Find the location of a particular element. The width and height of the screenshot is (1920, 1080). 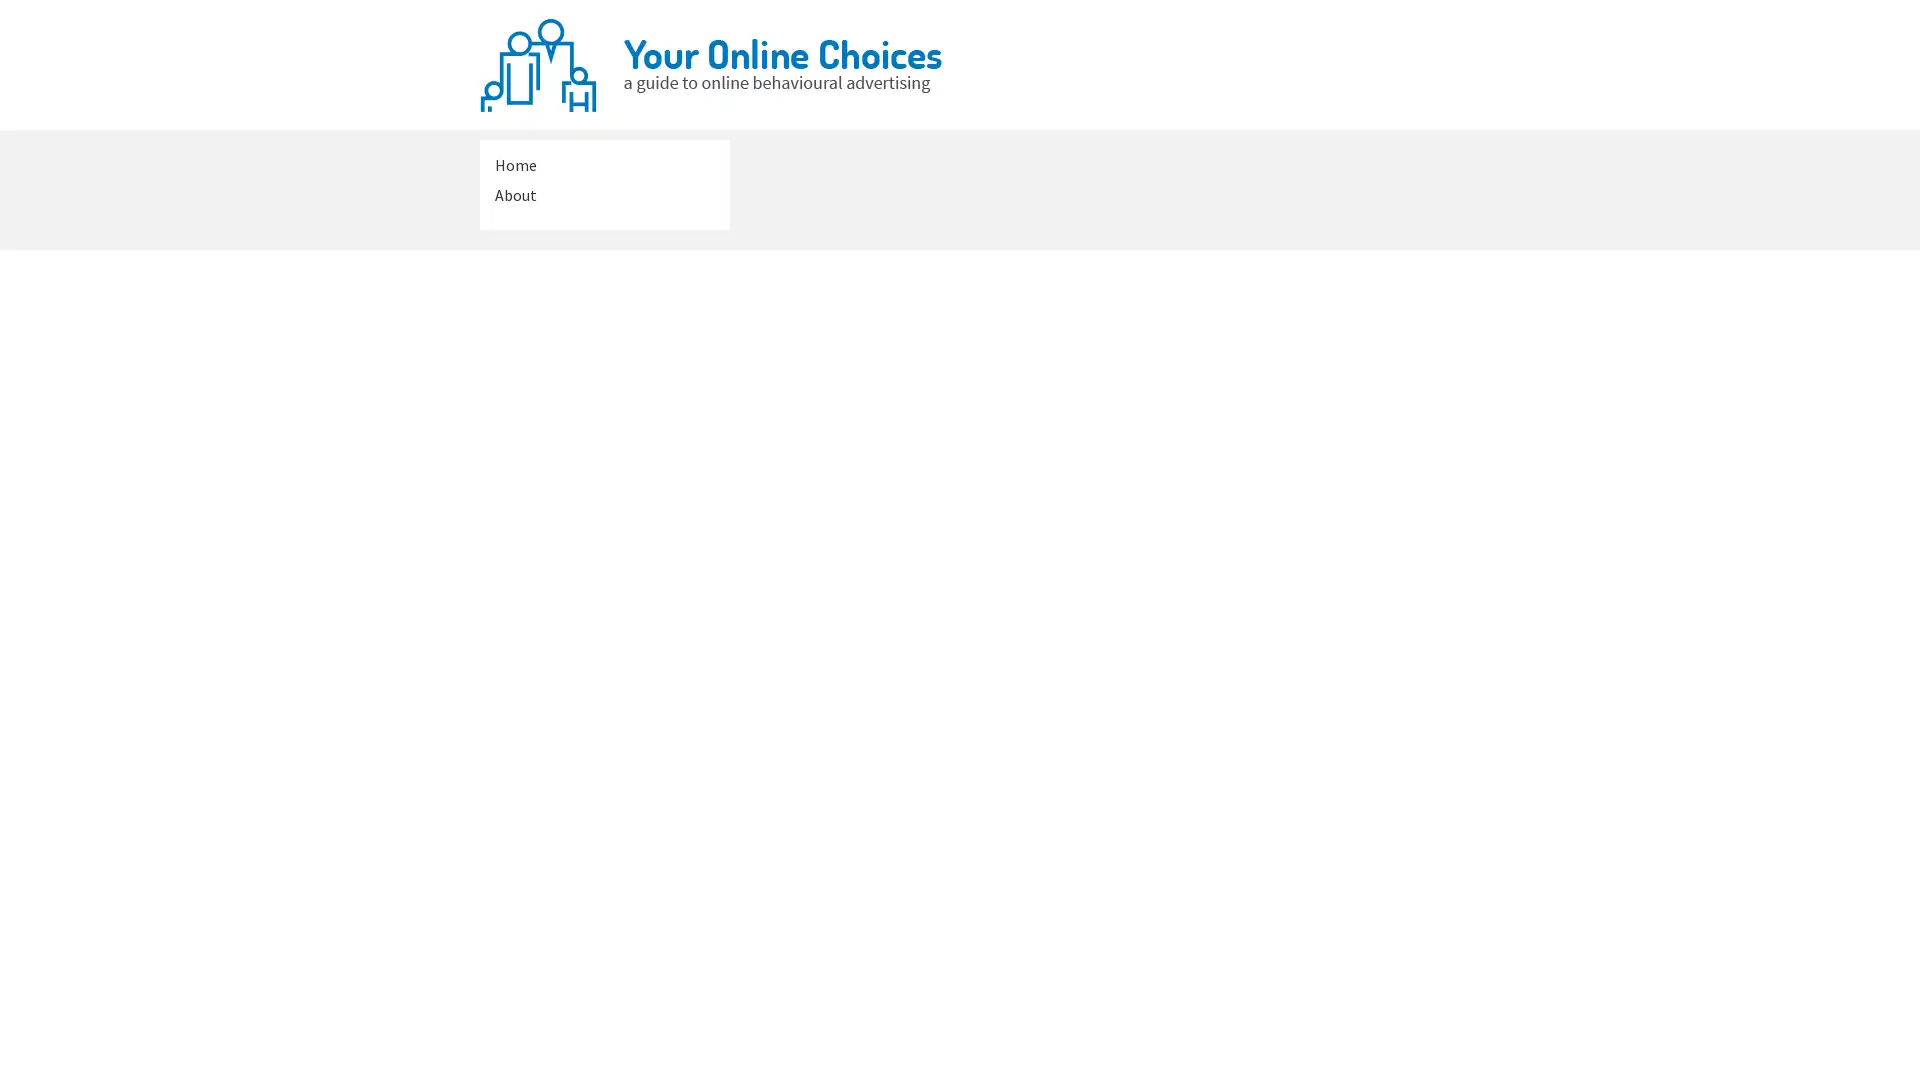

enter full screen is located at coordinates (1310, 914).